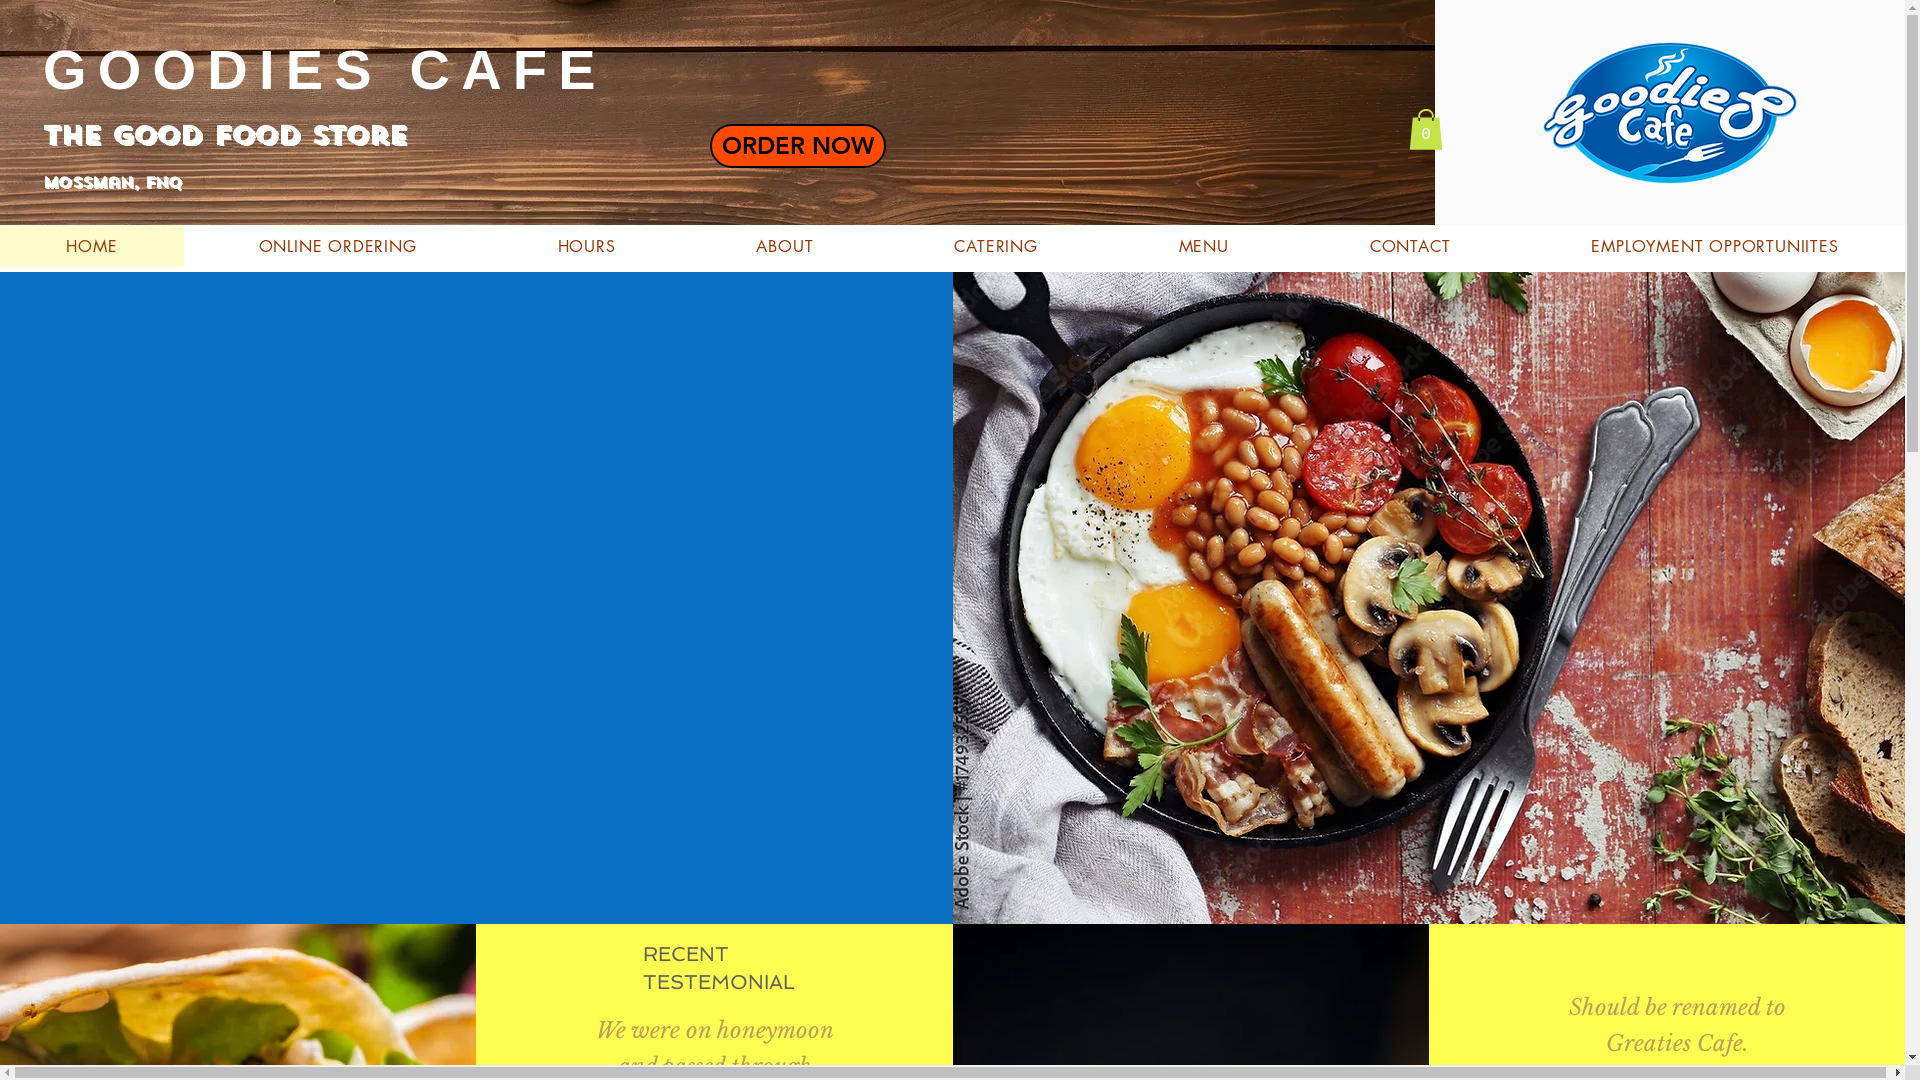 This screenshot has height=1080, width=1920. What do you see at coordinates (996, 245) in the screenshot?
I see `'CATERING'` at bounding box center [996, 245].